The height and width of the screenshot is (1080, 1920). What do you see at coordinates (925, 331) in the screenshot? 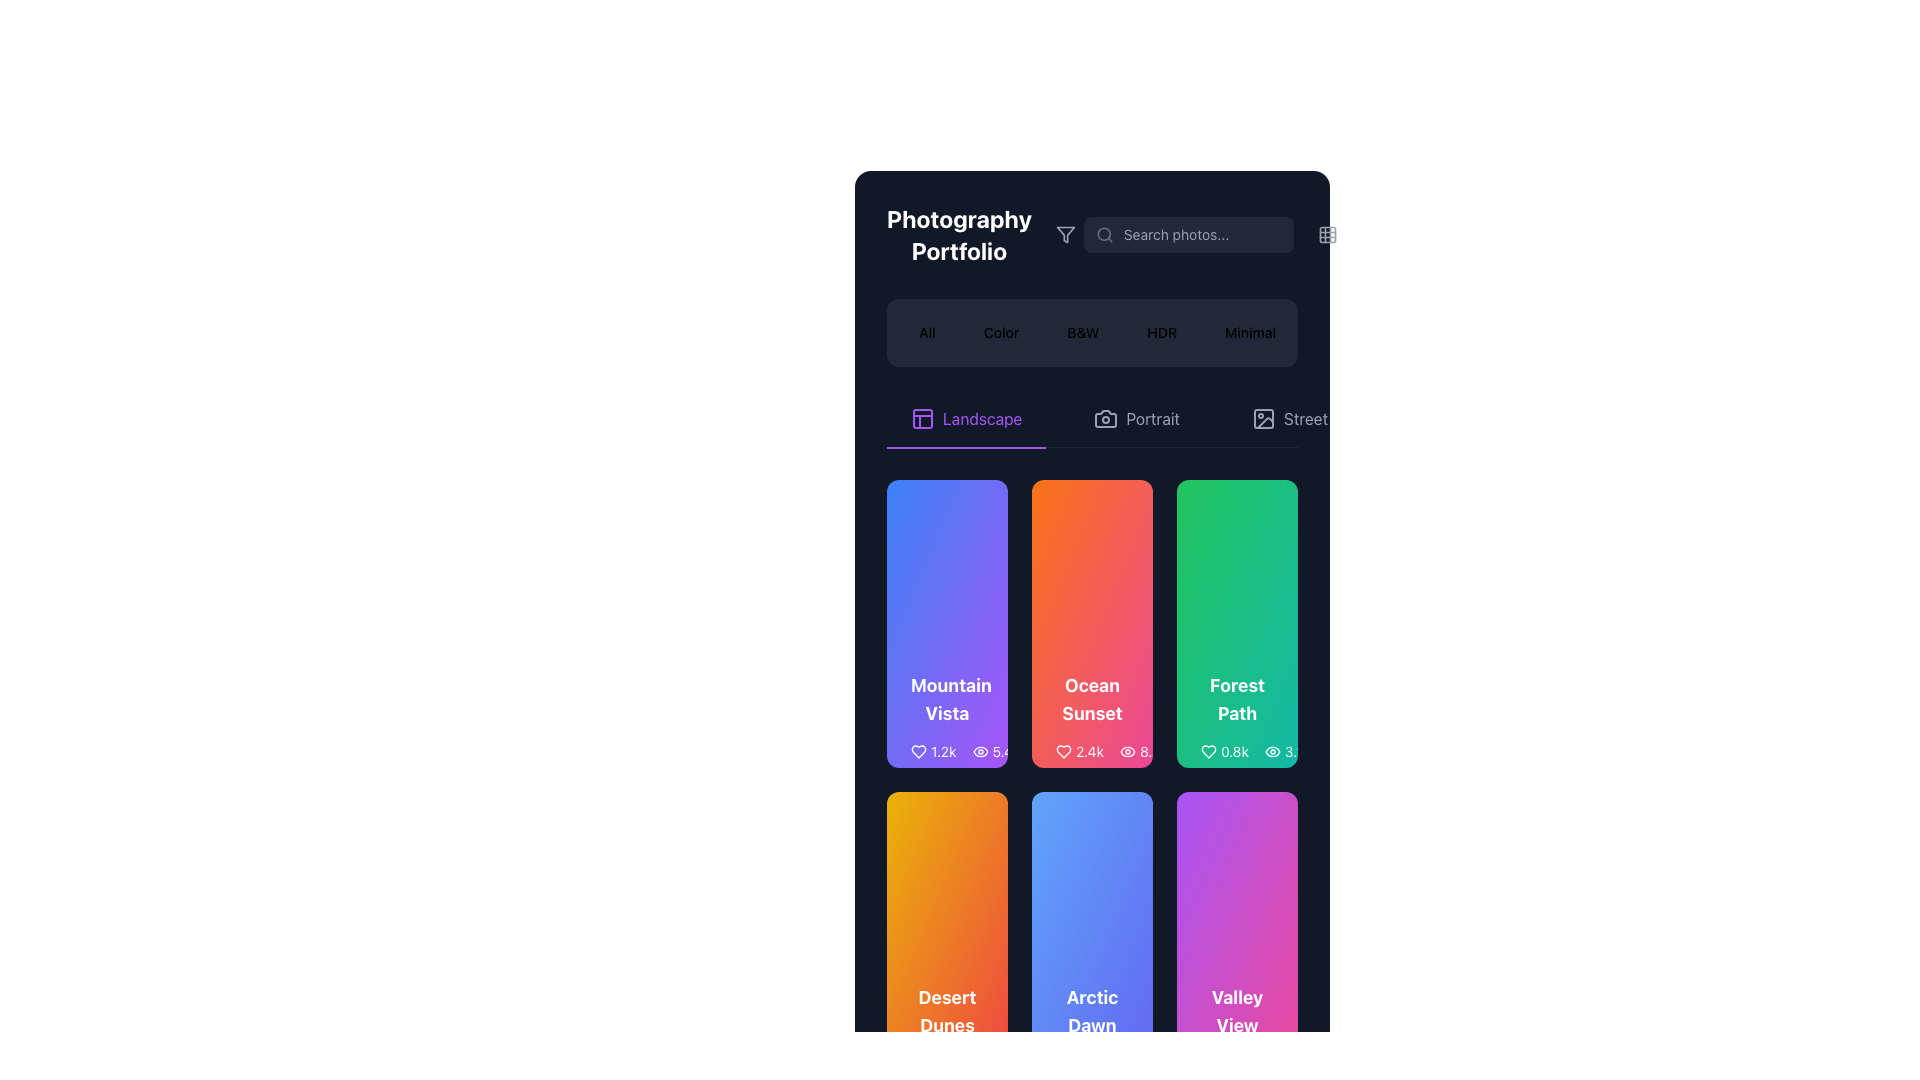
I see `the 'All' button in the navigation bar` at bounding box center [925, 331].